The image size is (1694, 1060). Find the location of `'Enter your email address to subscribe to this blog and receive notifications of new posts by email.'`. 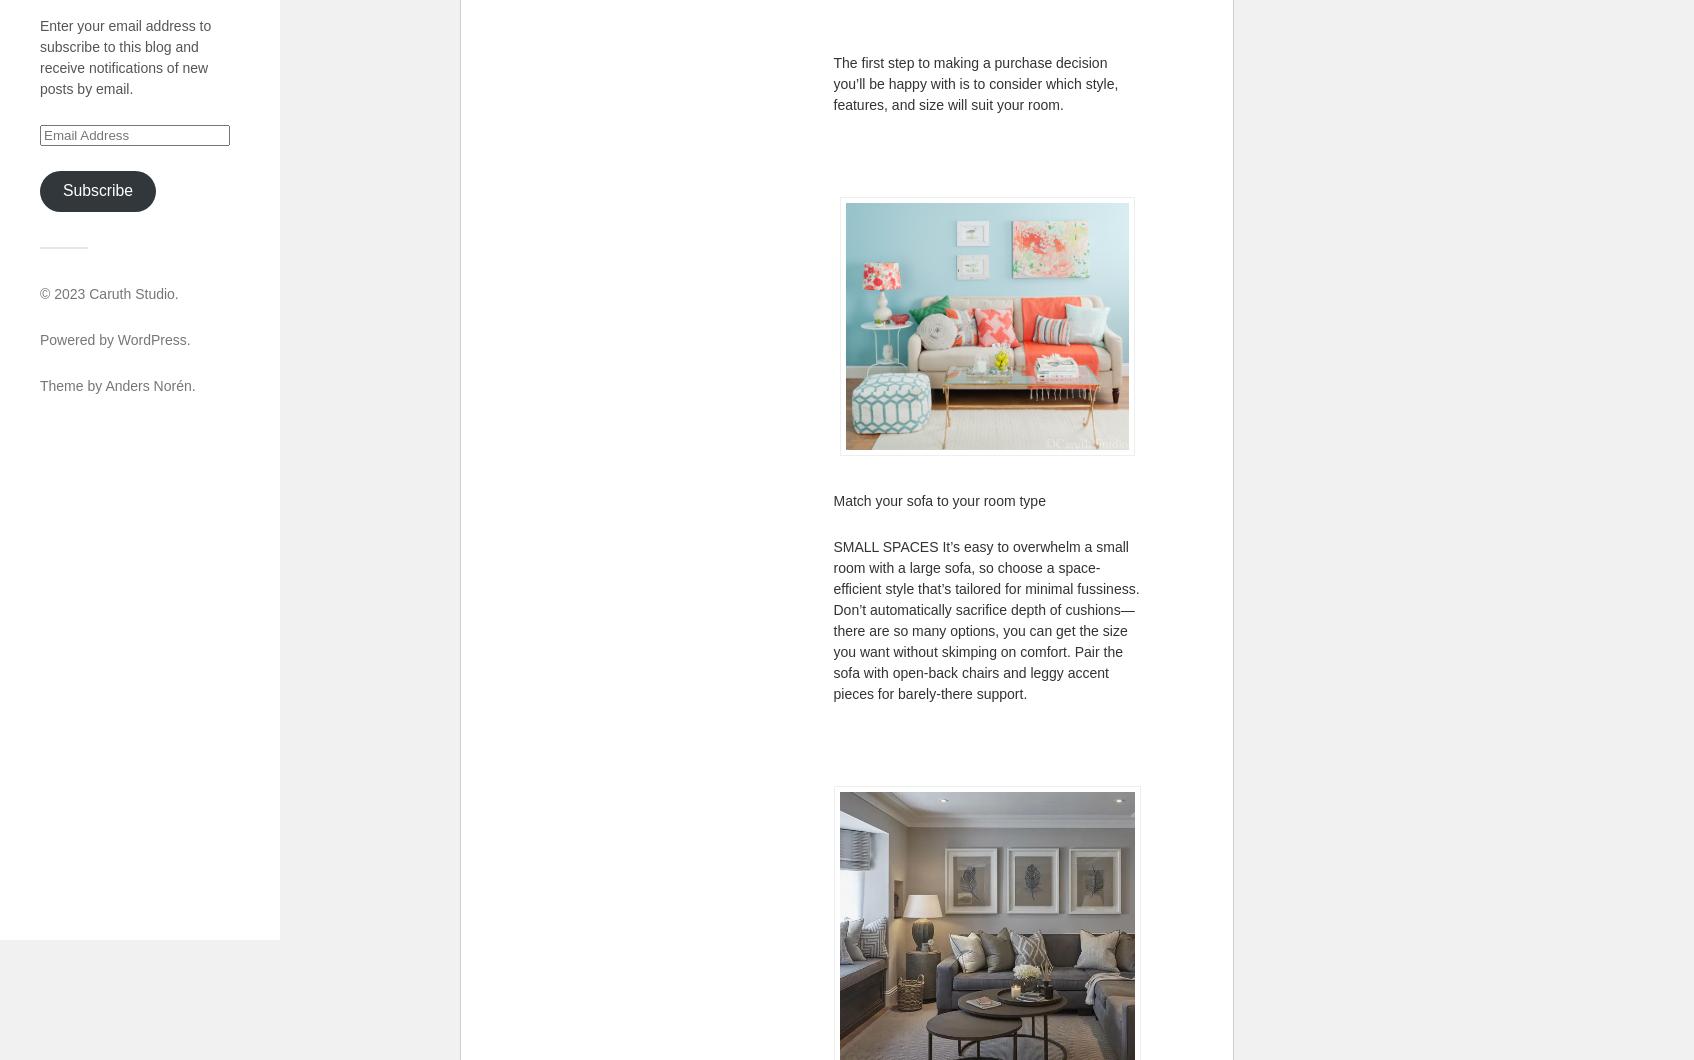

'Enter your email address to subscribe to this blog and receive notifications of new posts by email.' is located at coordinates (124, 56).